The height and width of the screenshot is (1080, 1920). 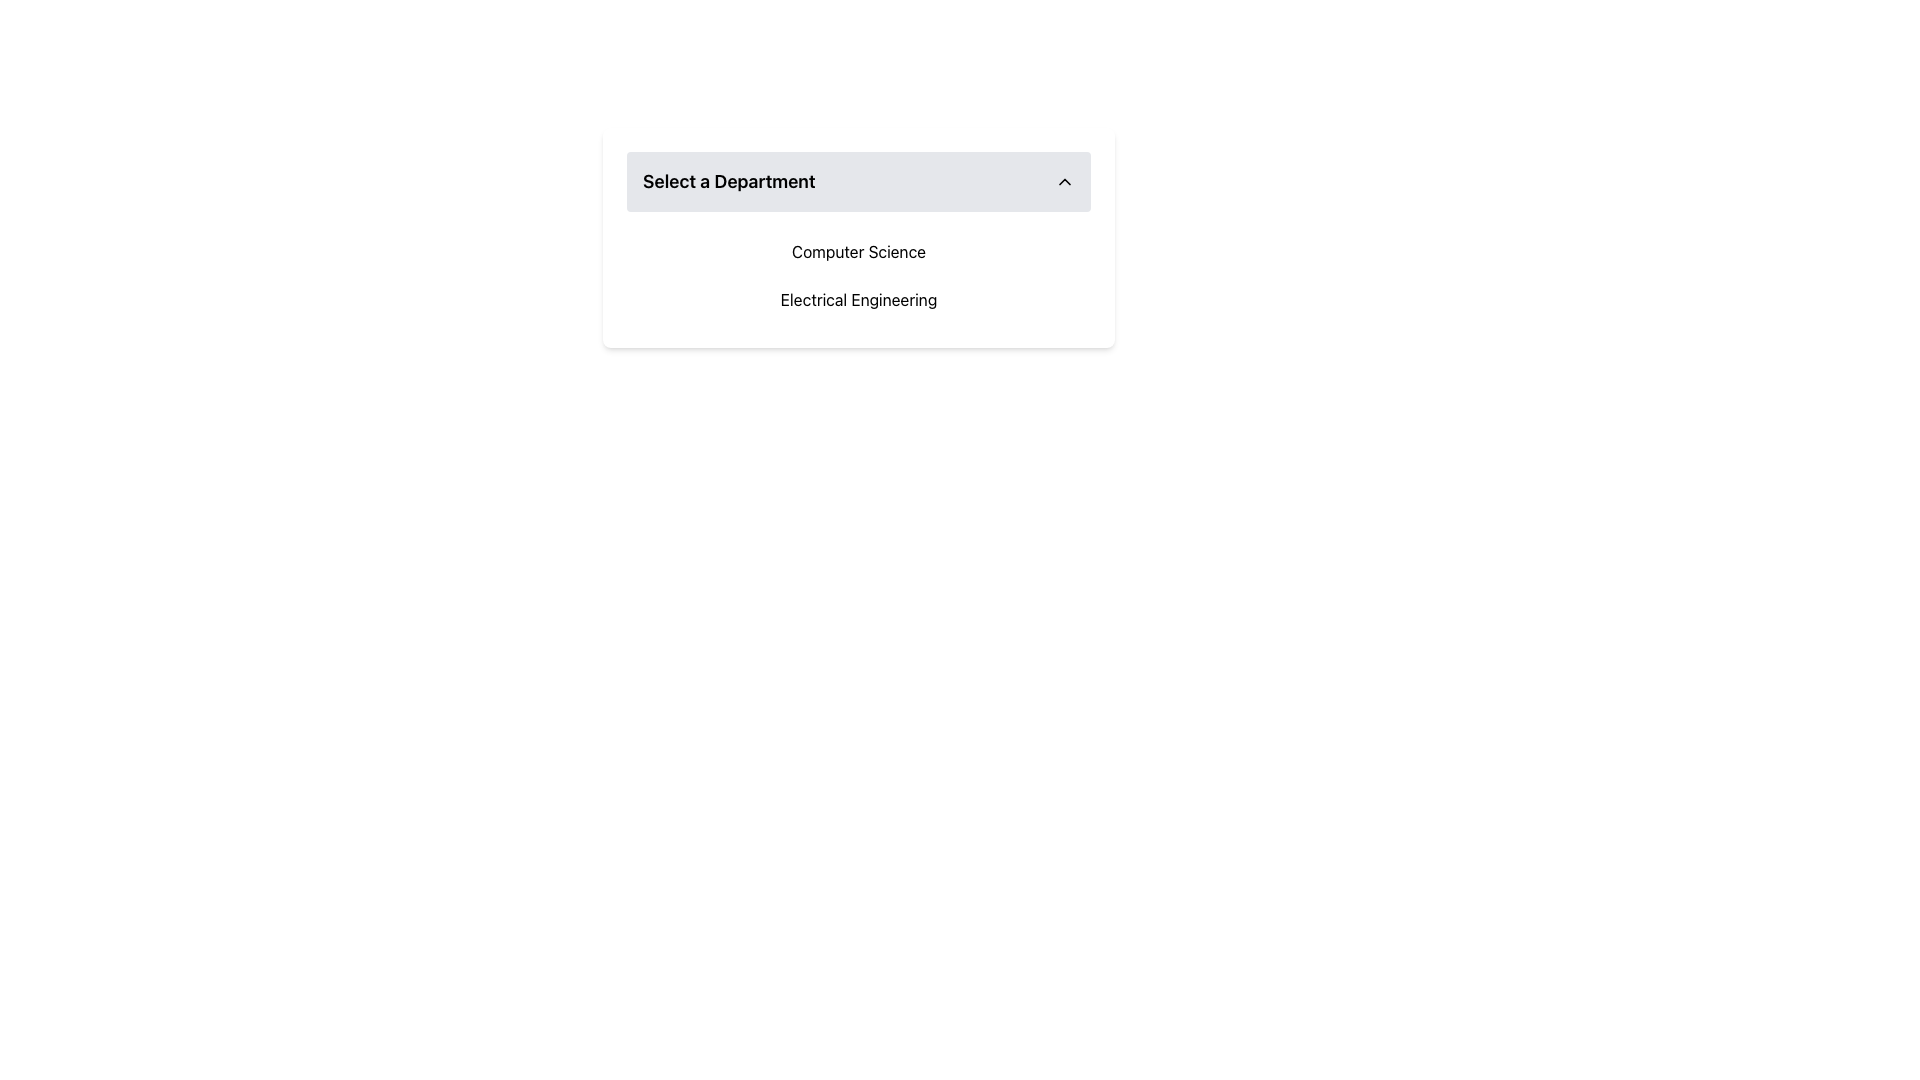 I want to click on the list item reading 'Computer Science', so click(x=859, y=250).